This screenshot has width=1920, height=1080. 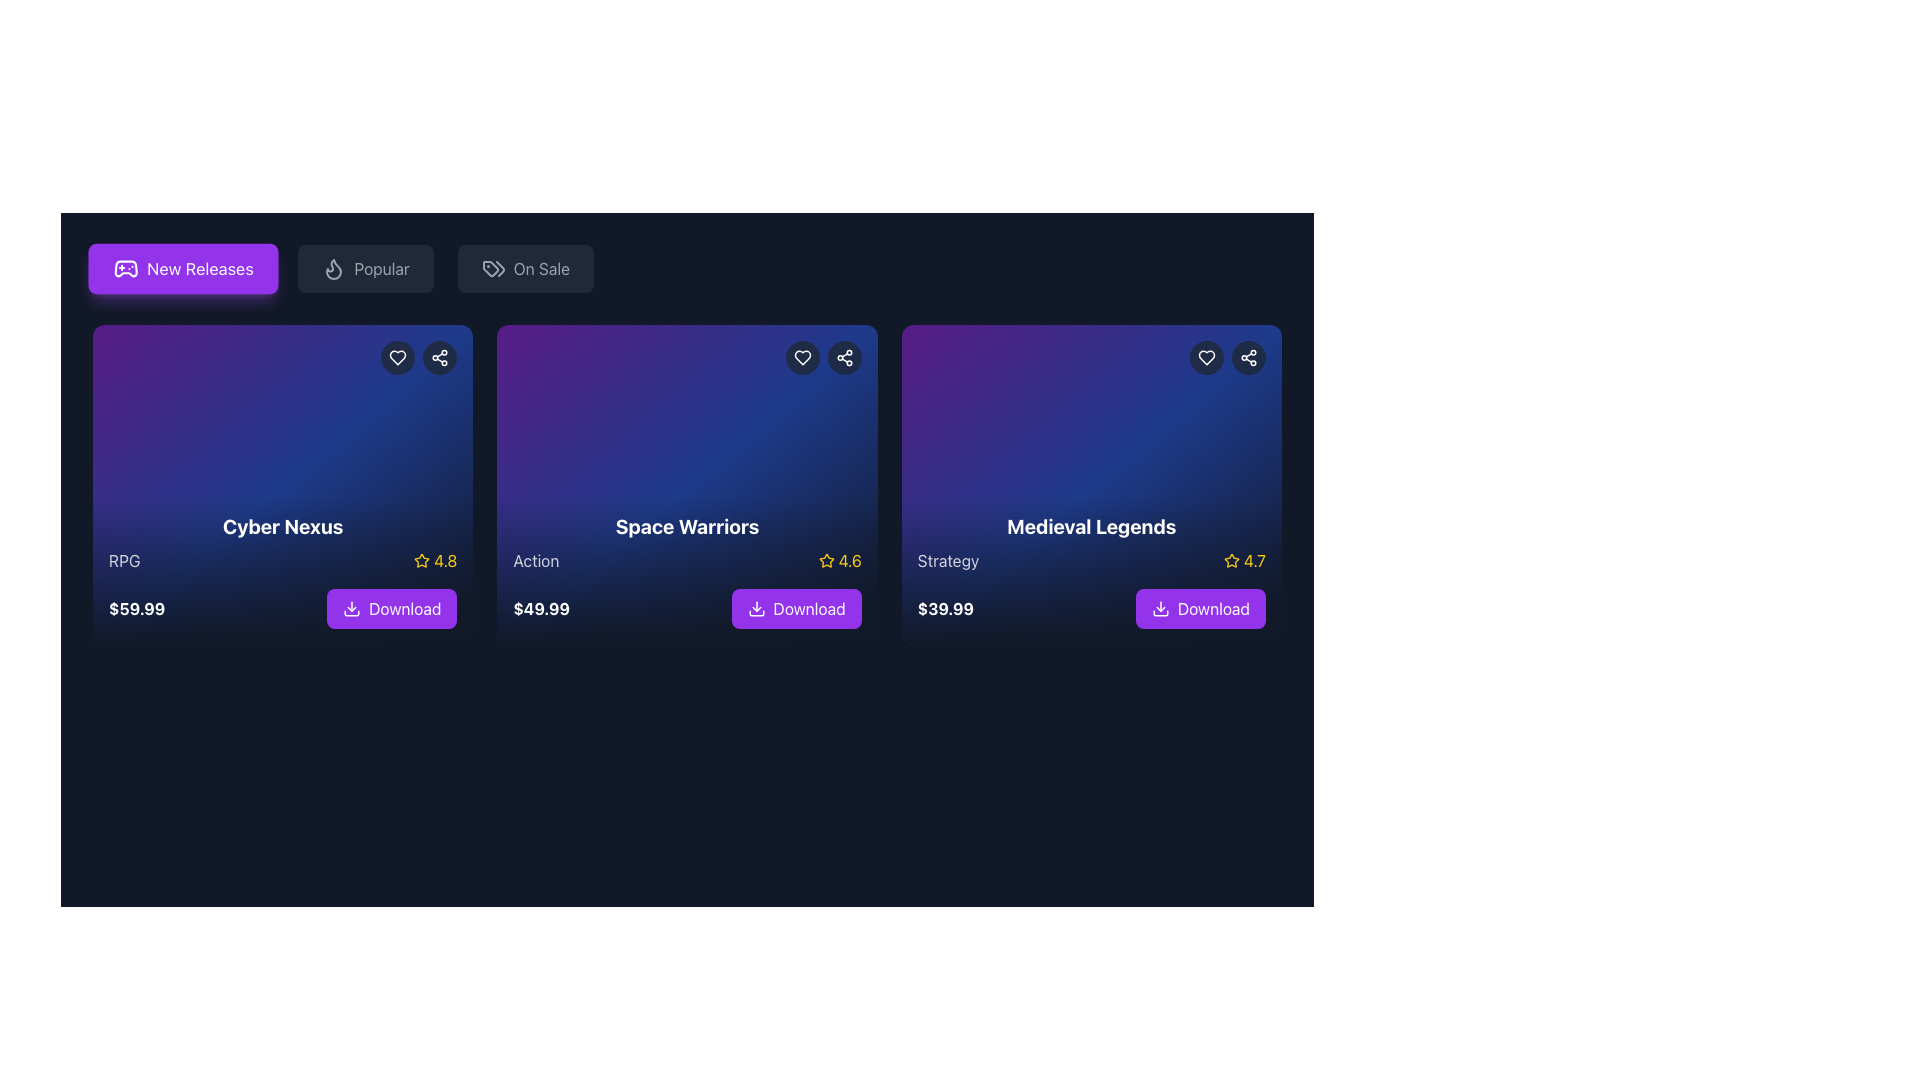 What do you see at coordinates (1205, 357) in the screenshot?
I see `the heart-shaped icon in the top-right corner of the 'Medieval Legends' card to favorite the item` at bounding box center [1205, 357].